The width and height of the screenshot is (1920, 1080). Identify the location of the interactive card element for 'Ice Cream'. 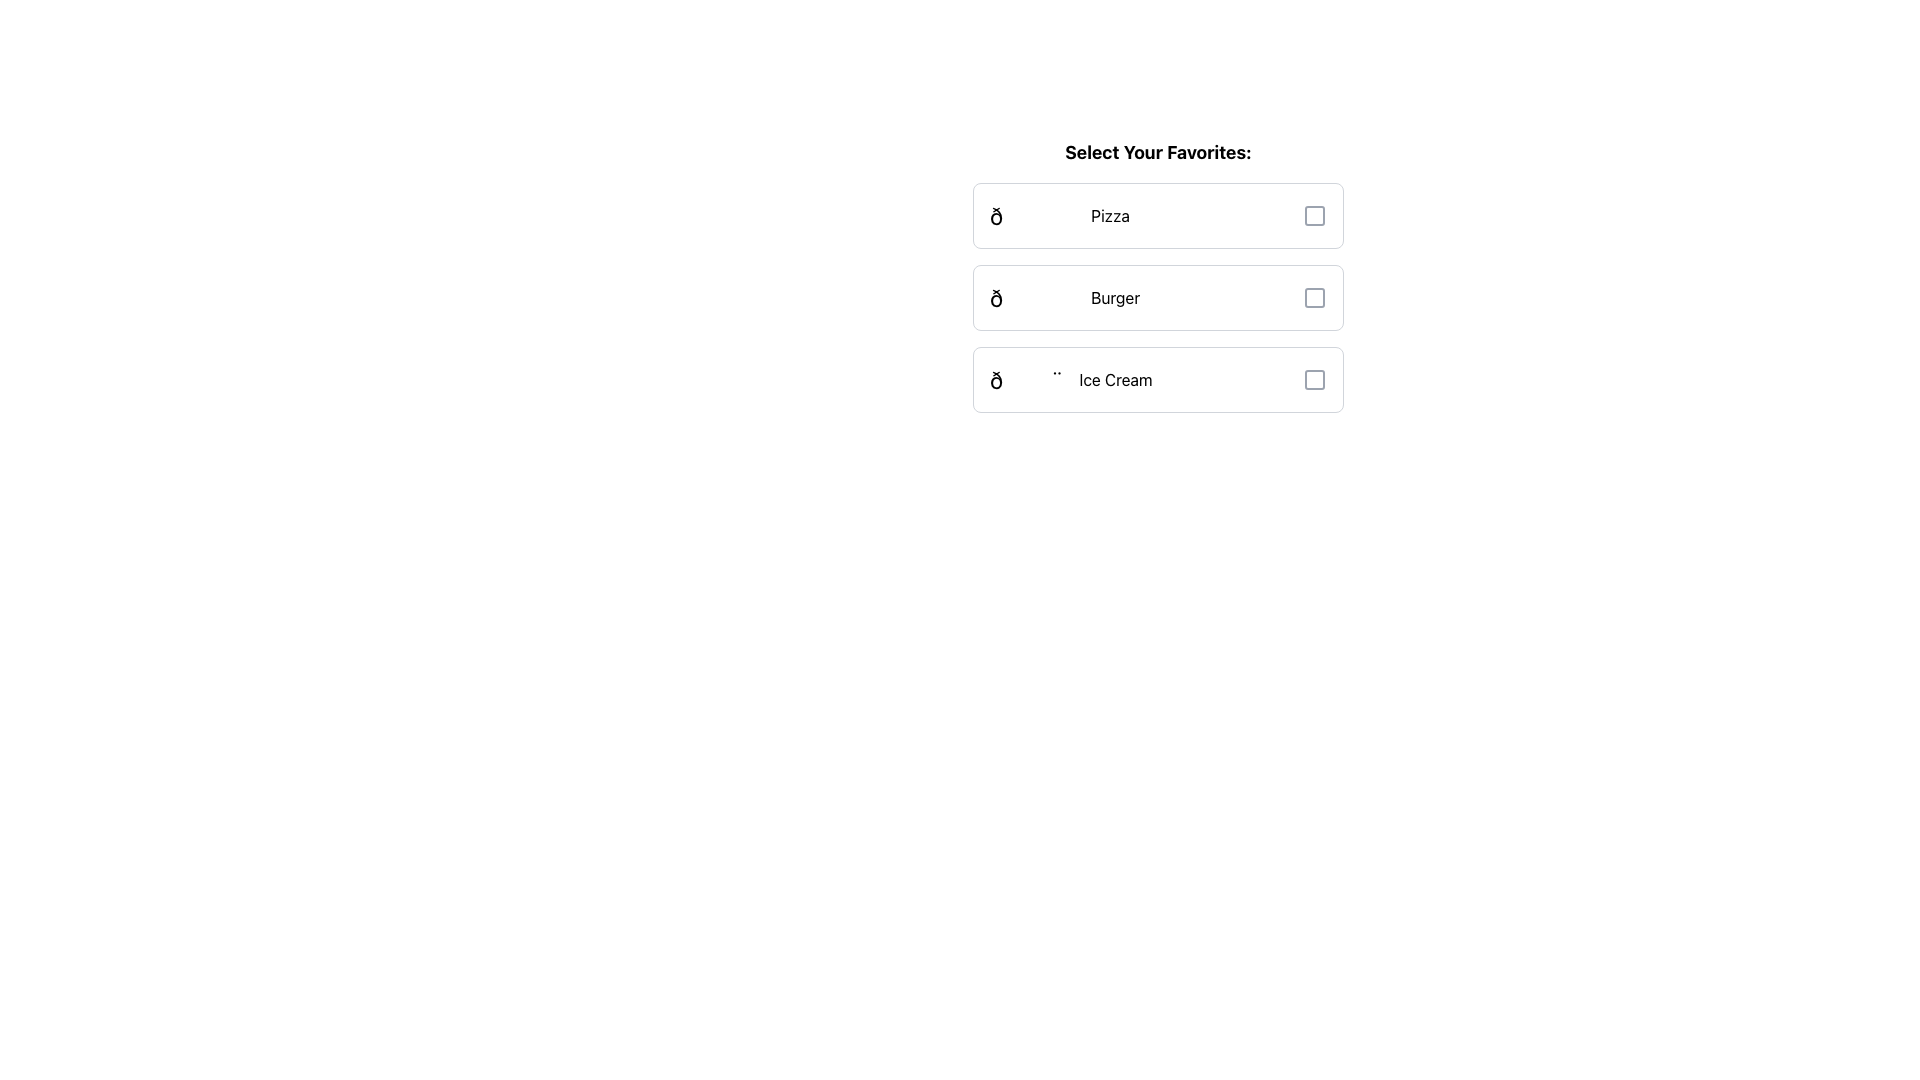
(1158, 380).